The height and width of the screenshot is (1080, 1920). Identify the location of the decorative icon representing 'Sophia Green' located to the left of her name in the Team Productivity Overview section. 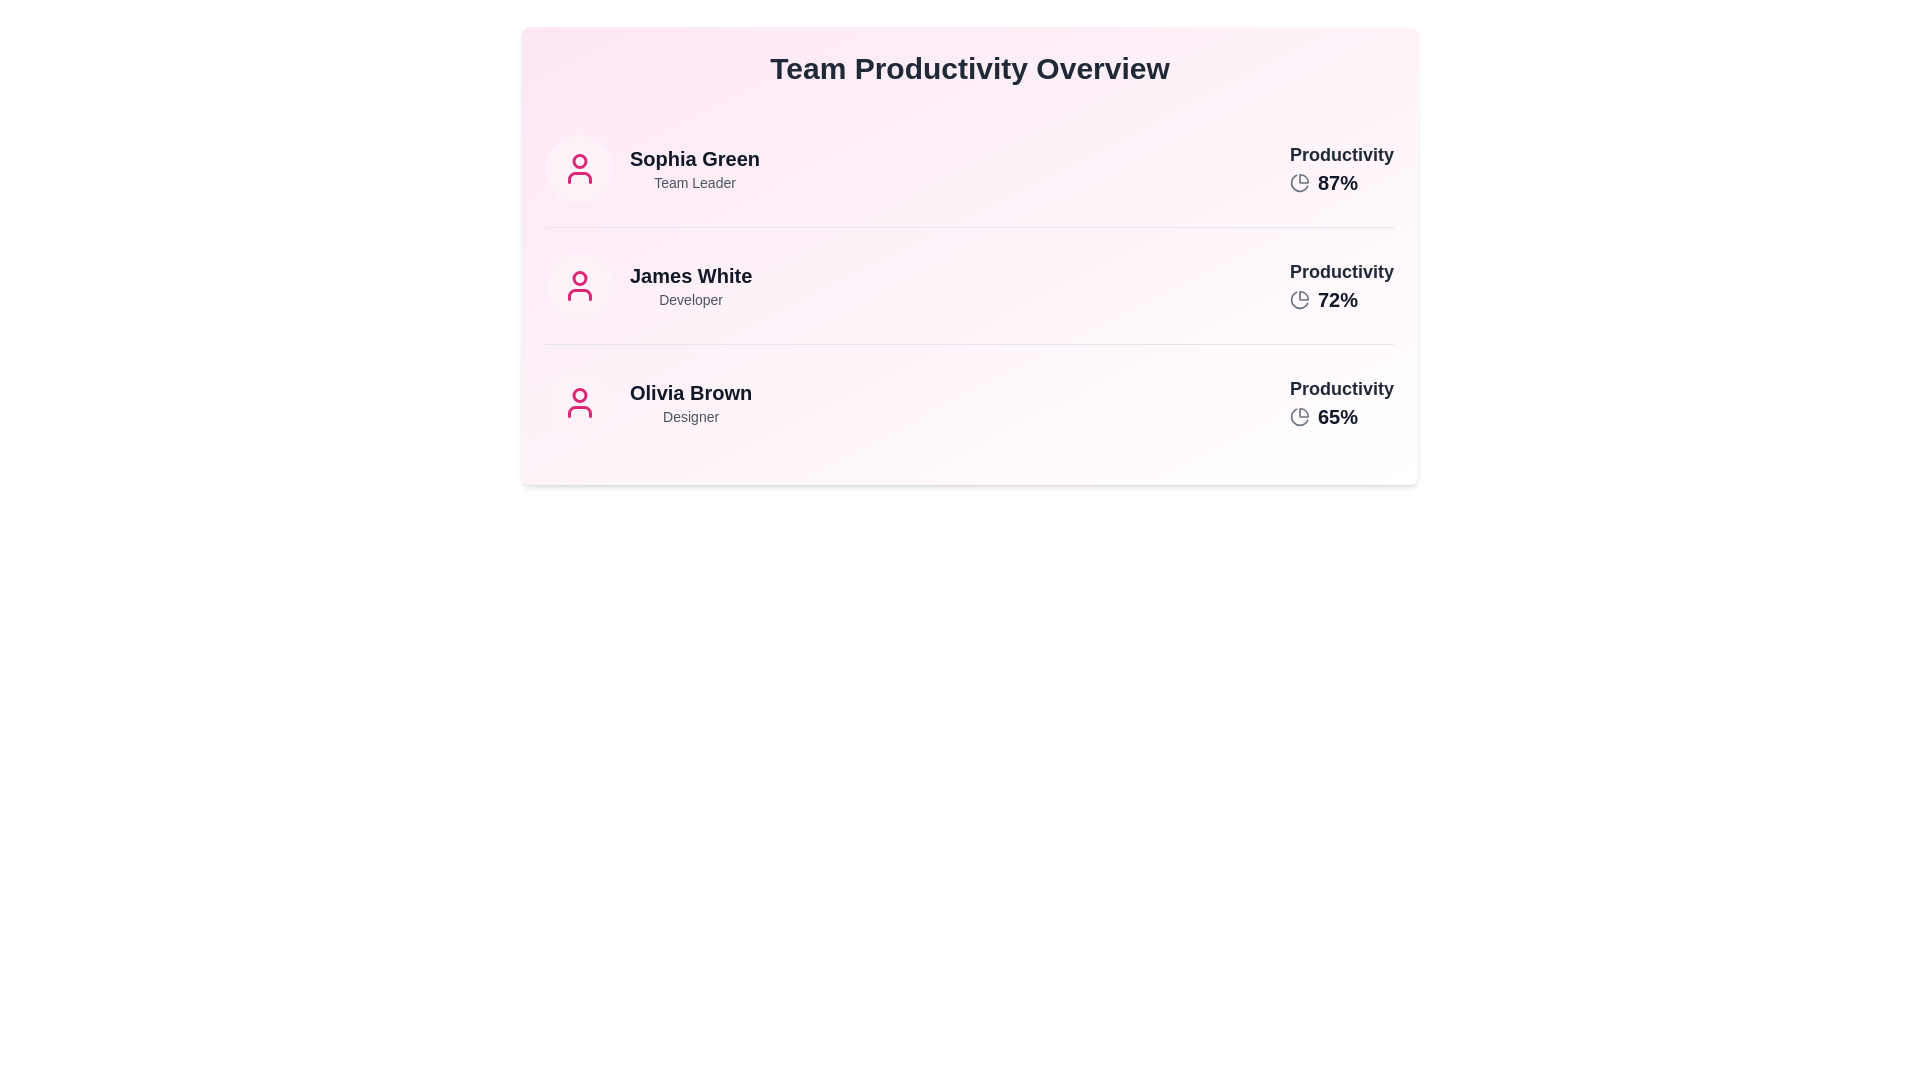
(579, 168).